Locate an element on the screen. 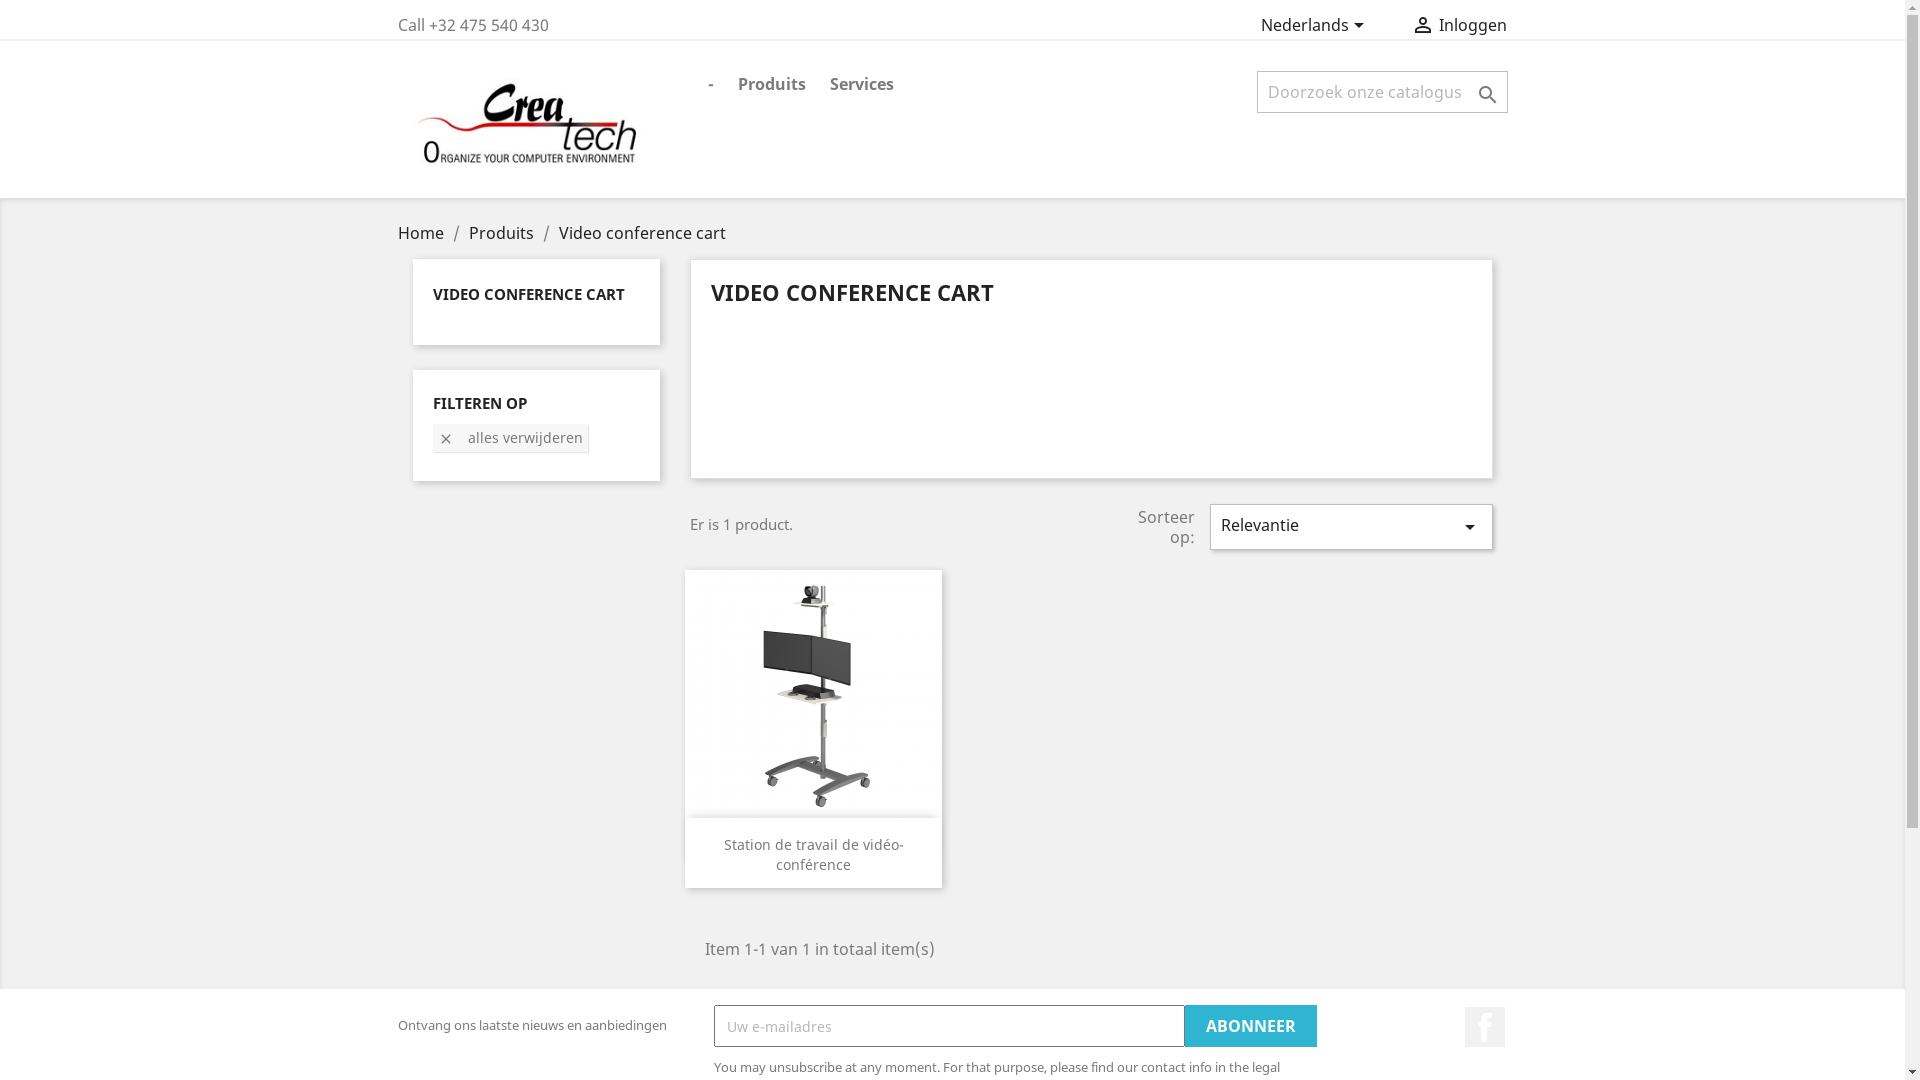 The image size is (1920, 1080). 'Home' is located at coordinates (421, 231).